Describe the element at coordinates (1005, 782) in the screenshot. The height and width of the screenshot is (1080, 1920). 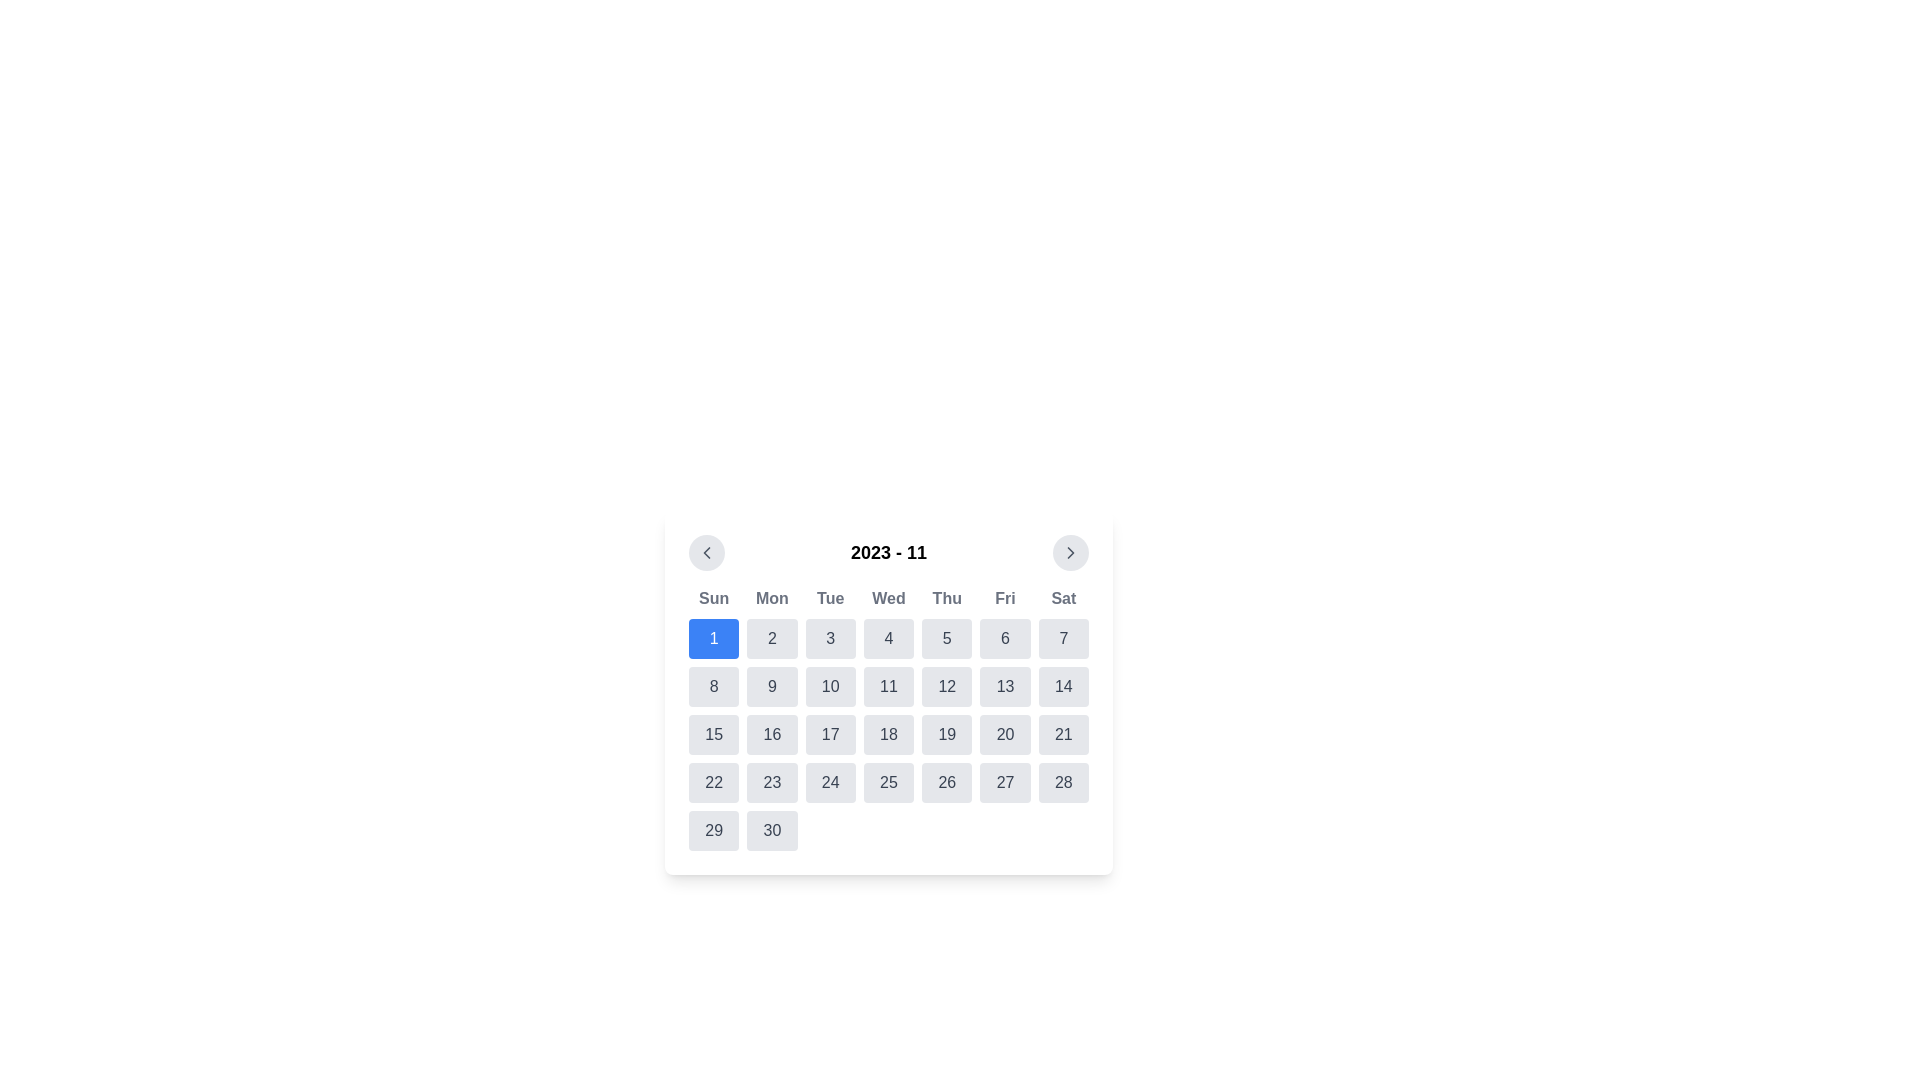
I see `the button representing calendar day '27' to change its appearance` at that location.